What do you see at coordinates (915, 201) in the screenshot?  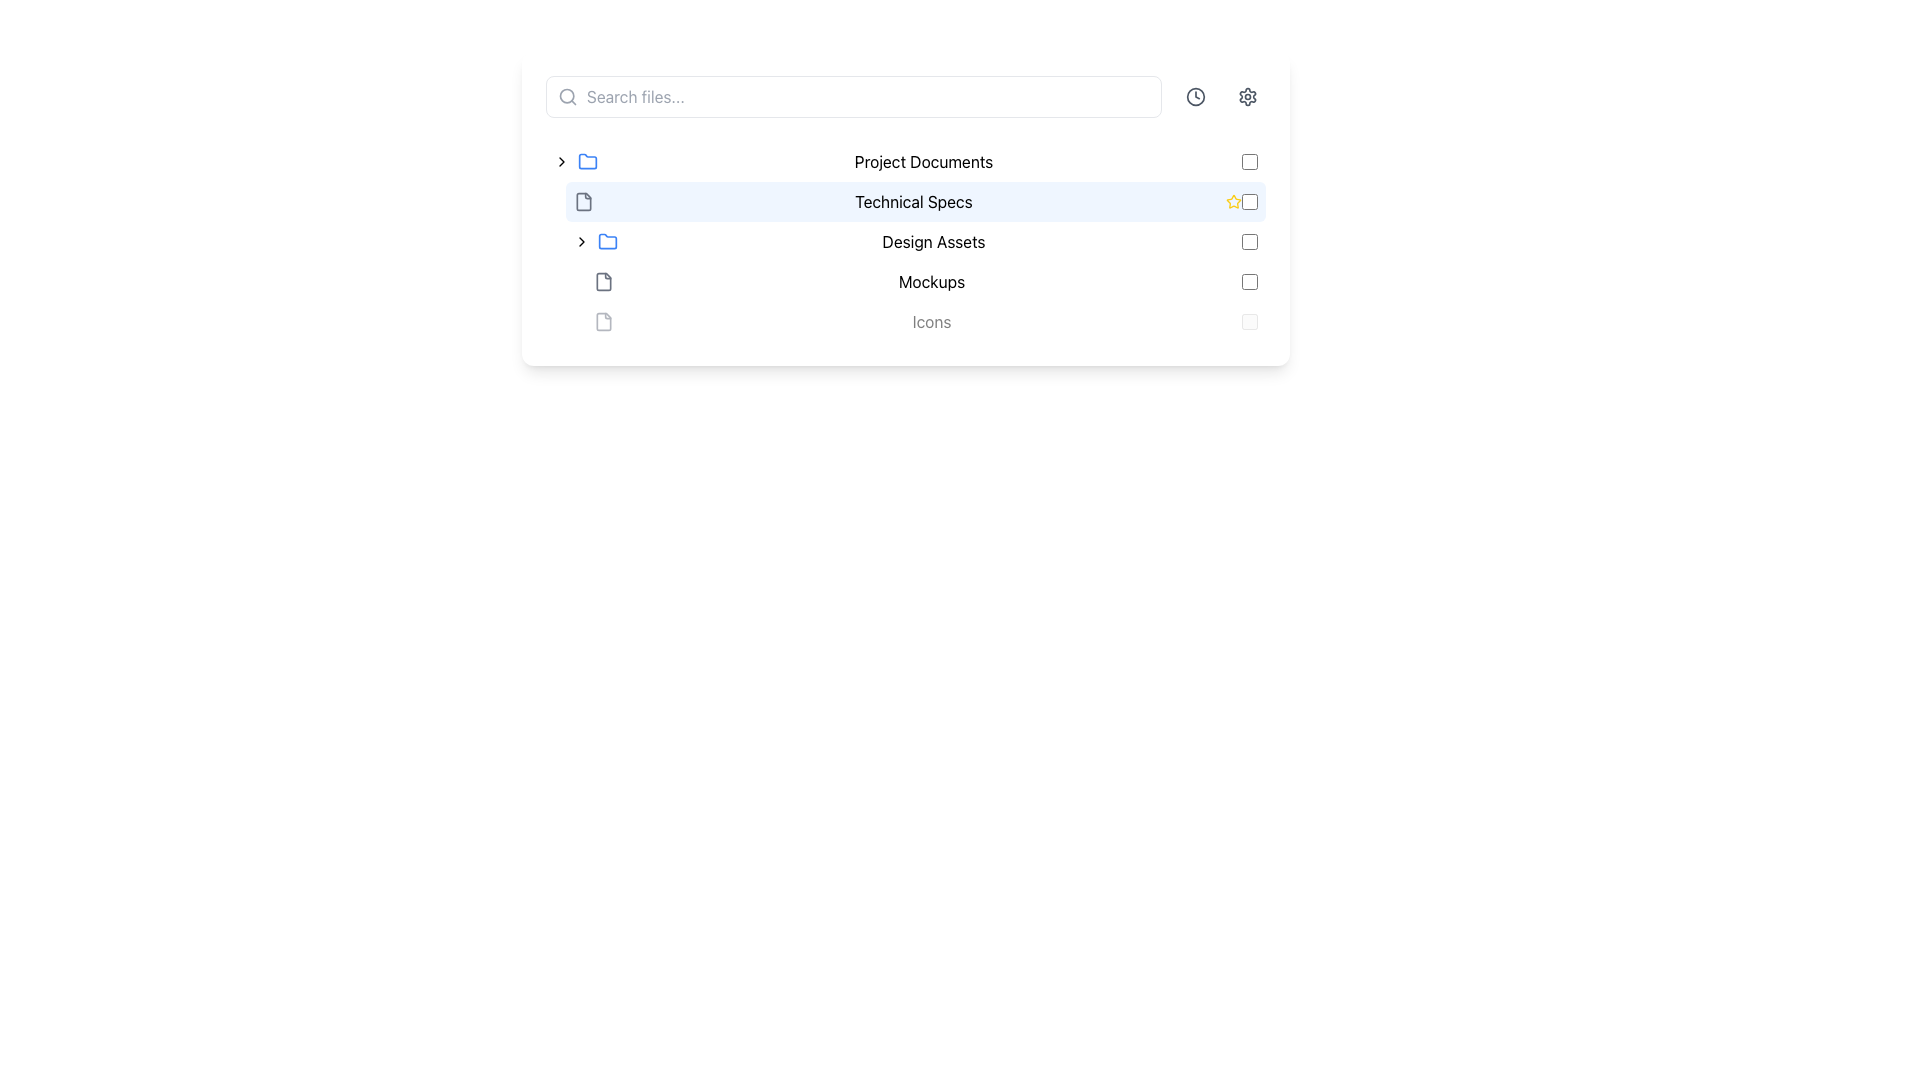 I see `the list item with a light blue background labeled 'Technical Specs'` at bounding box center [915, 201].